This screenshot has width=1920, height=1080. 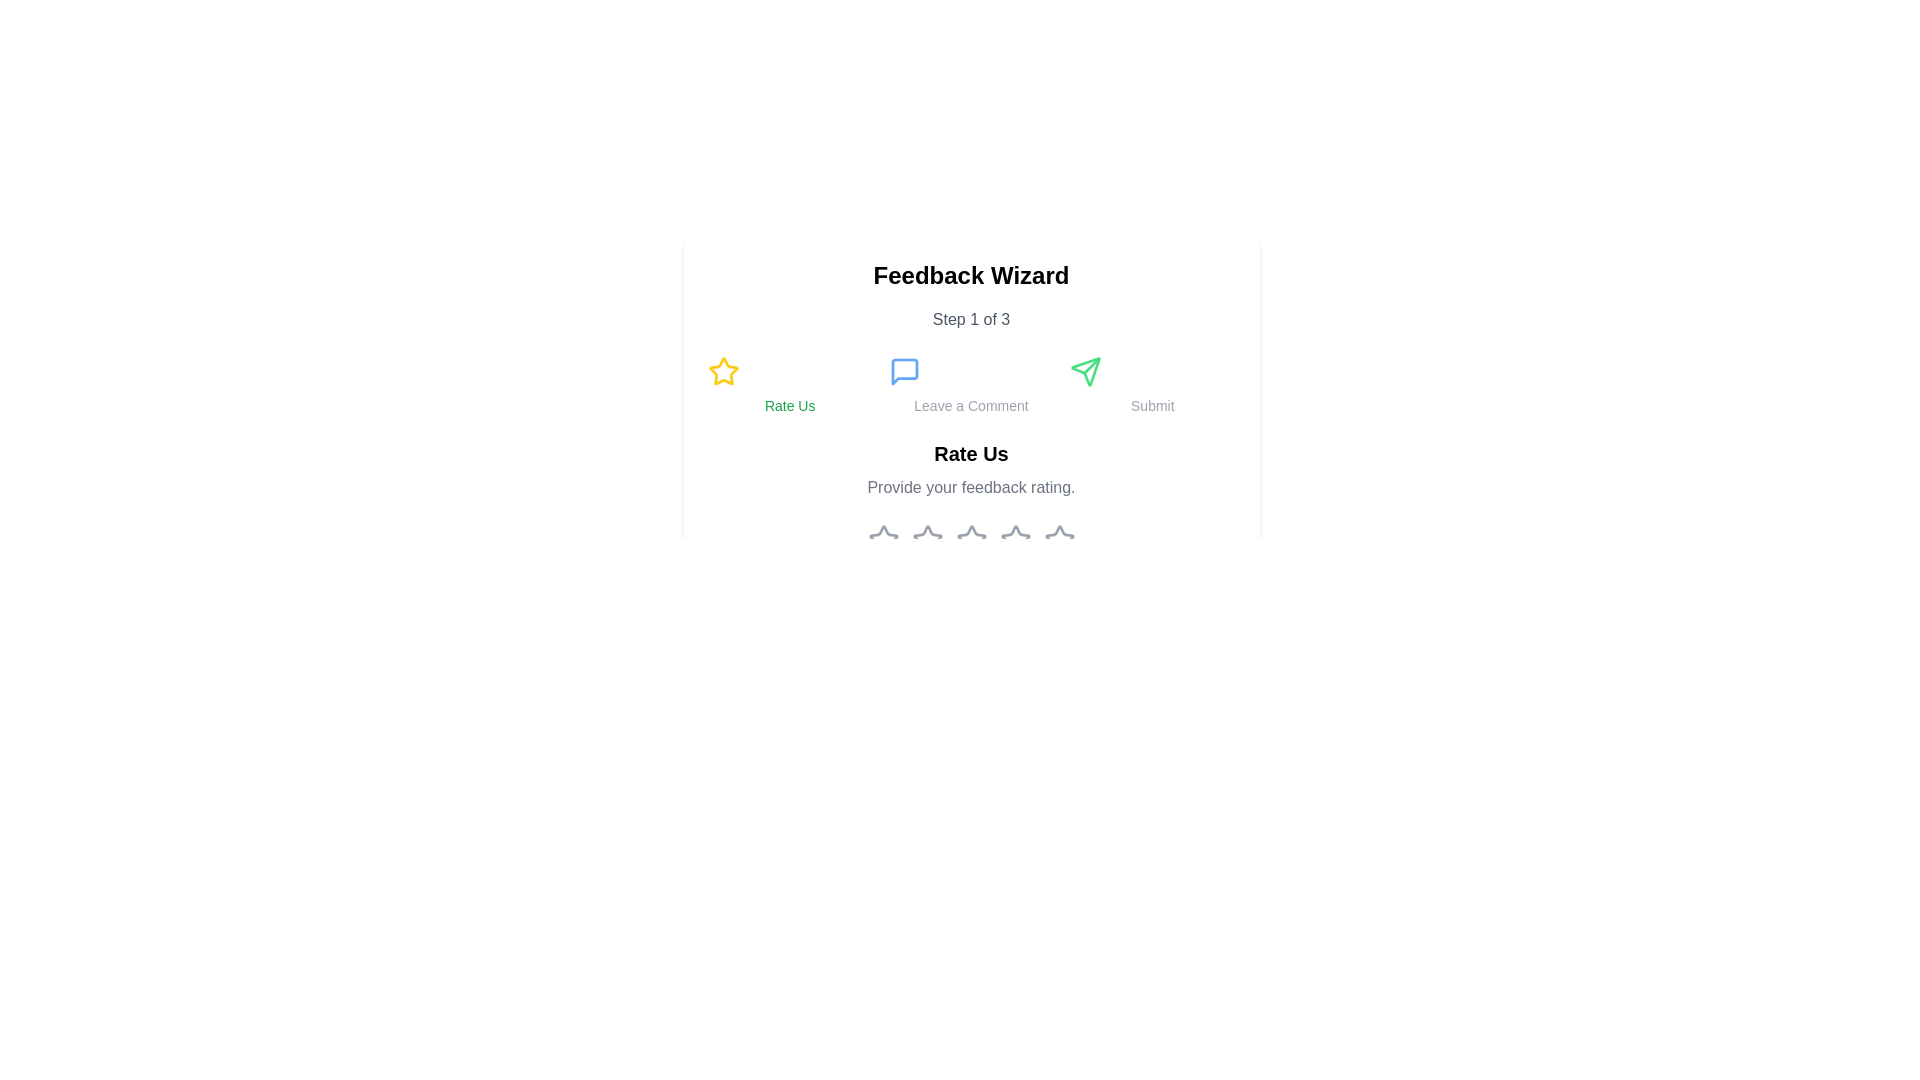 What do you see at coordinates (971, 540) in the screenshot?
I see `the third star in the series of five rating stars displayed beneath the 'Rate Us' section for interactivity` at bounding box center [971, 540].